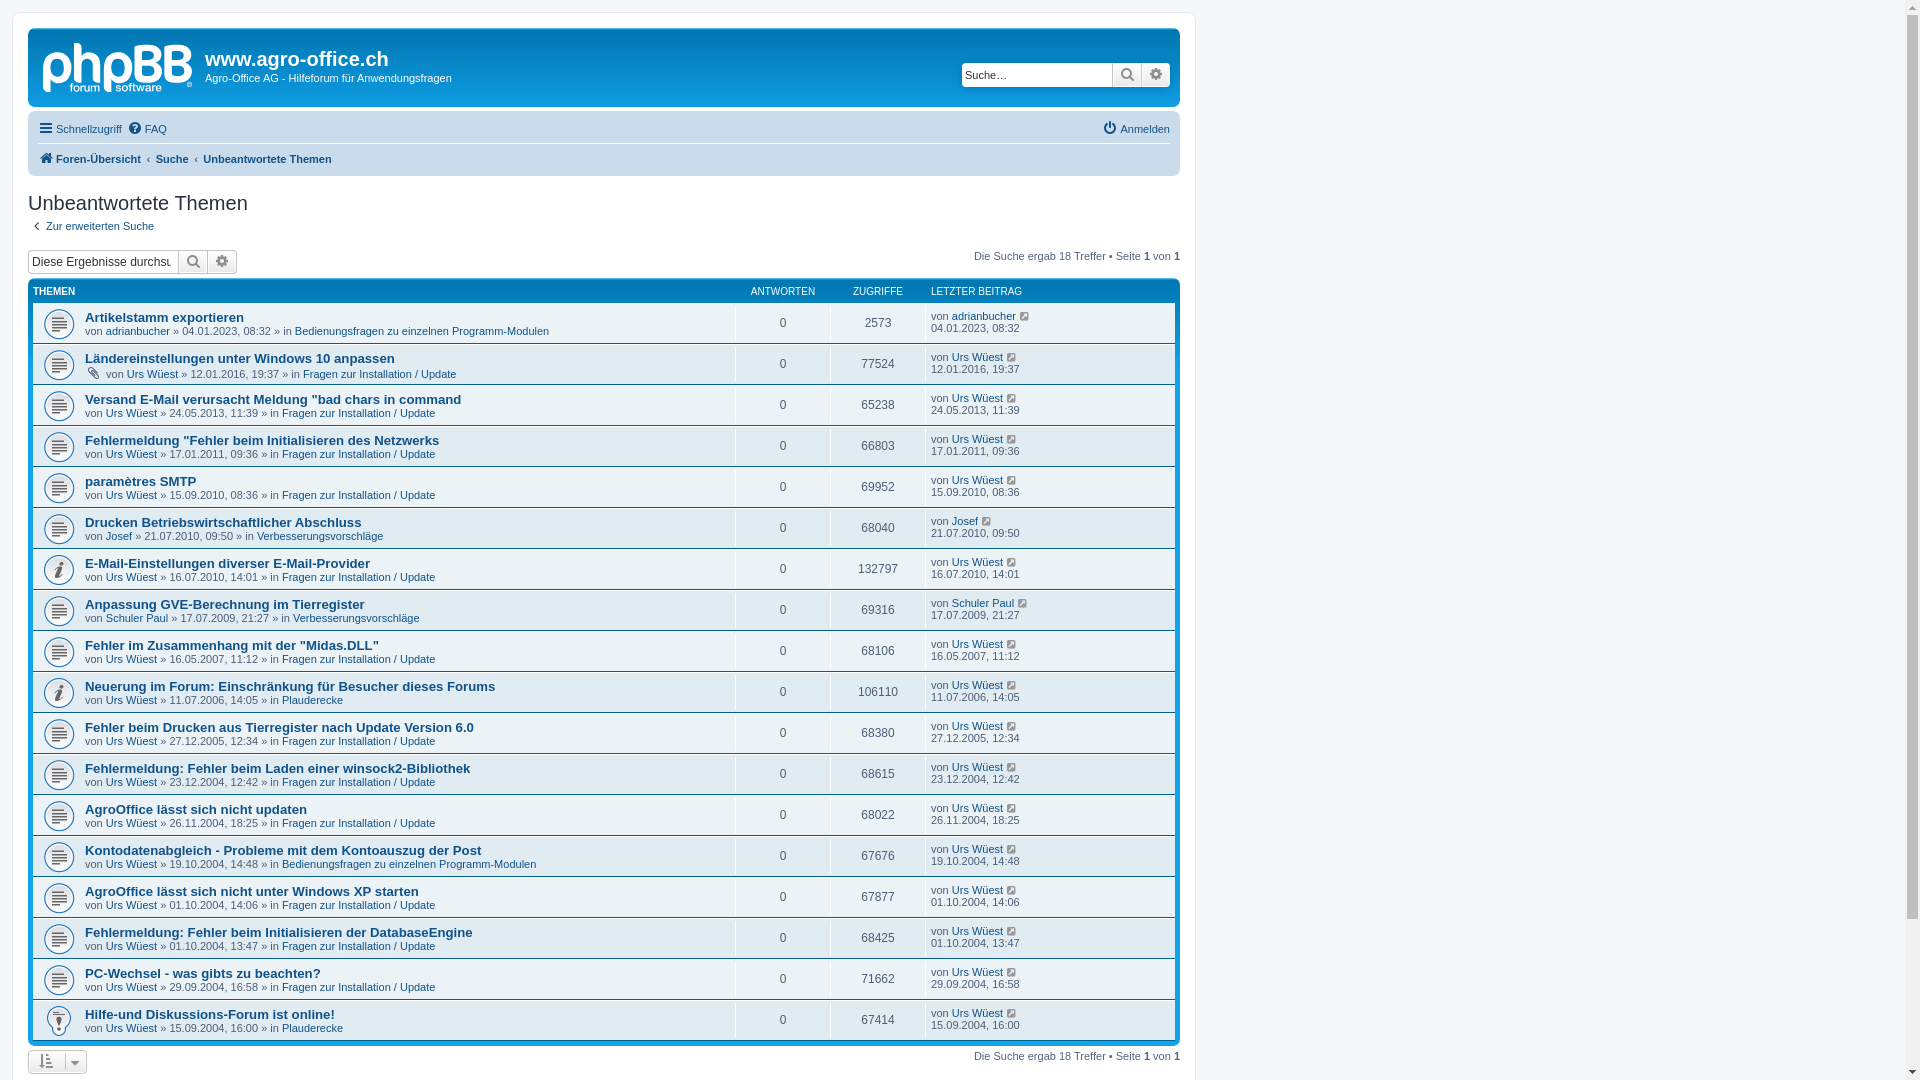 This screenshot has height=1080, width=1920. I want to click on 'Schnellzugriff', so click(80, 128).